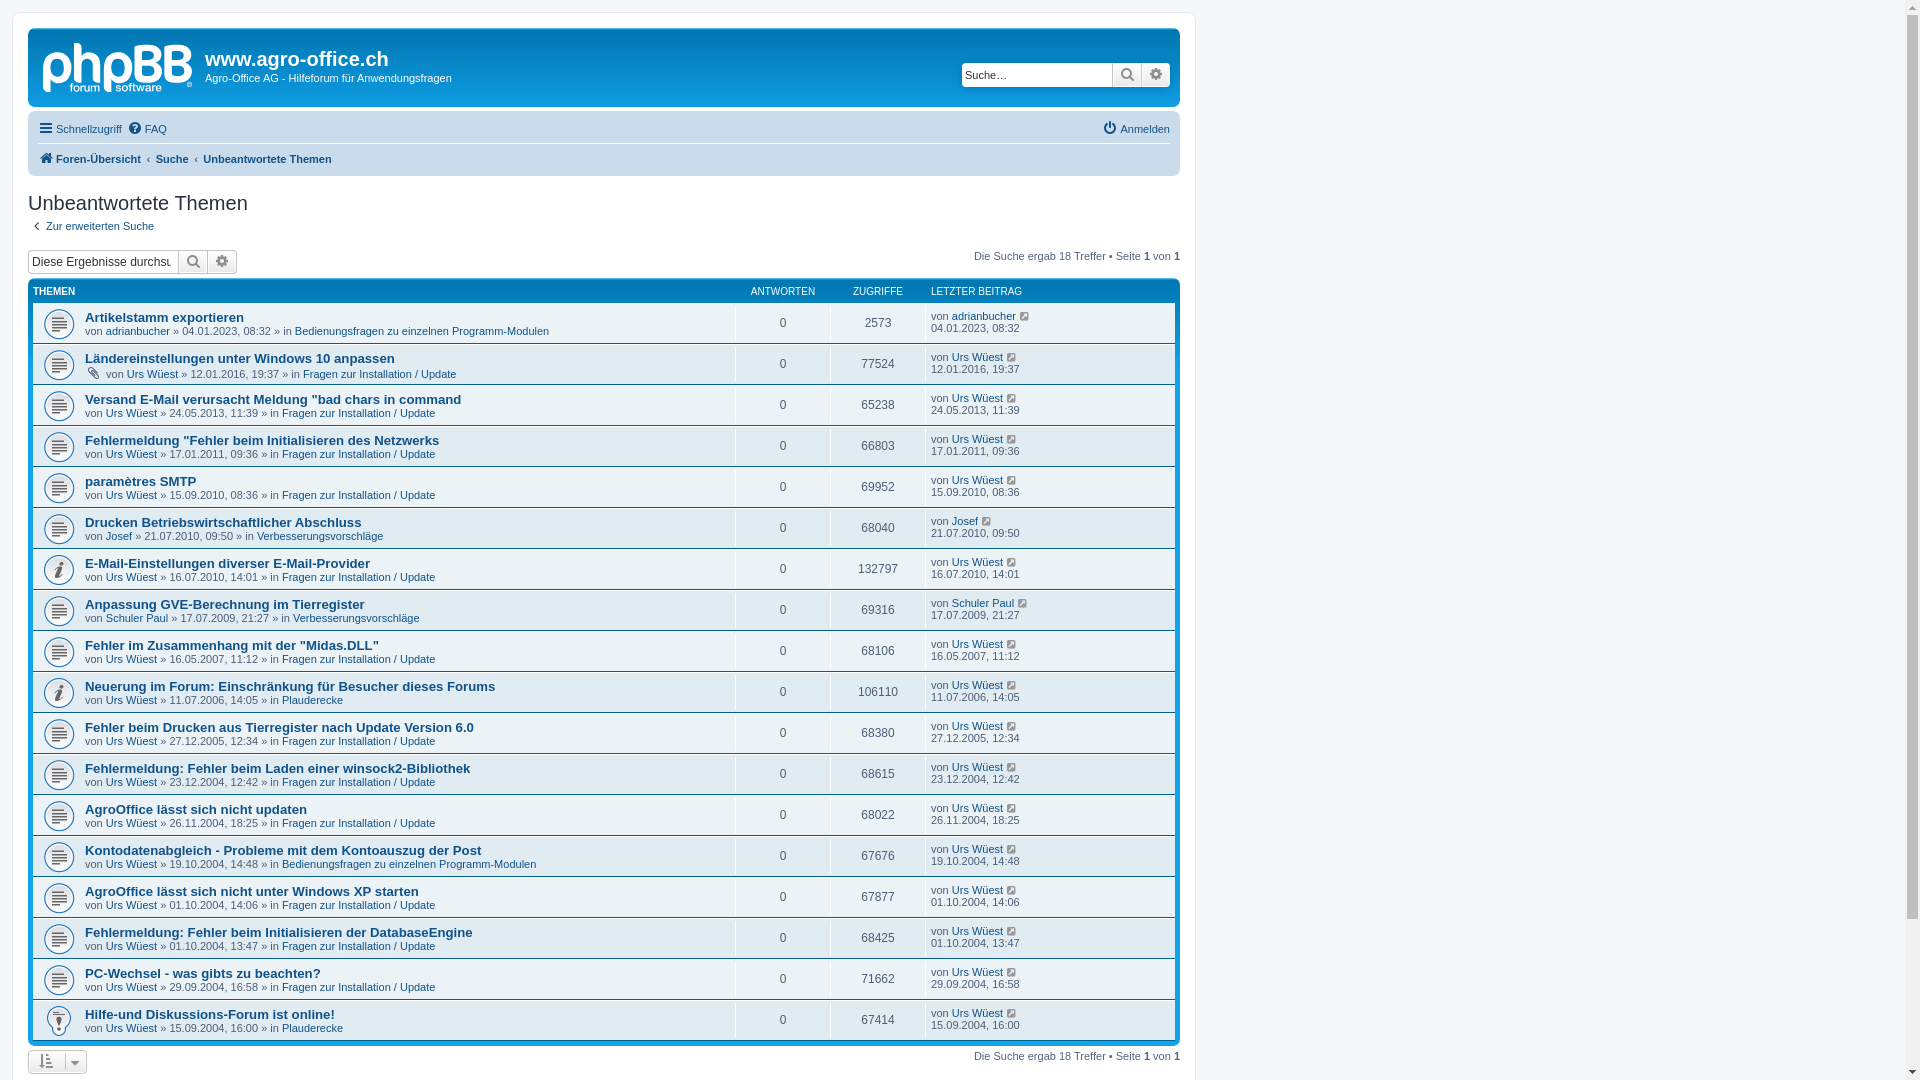 This screenshot has height=1080, width=1920. I want to click on 'Schnellzugriff', so click(80, 128).